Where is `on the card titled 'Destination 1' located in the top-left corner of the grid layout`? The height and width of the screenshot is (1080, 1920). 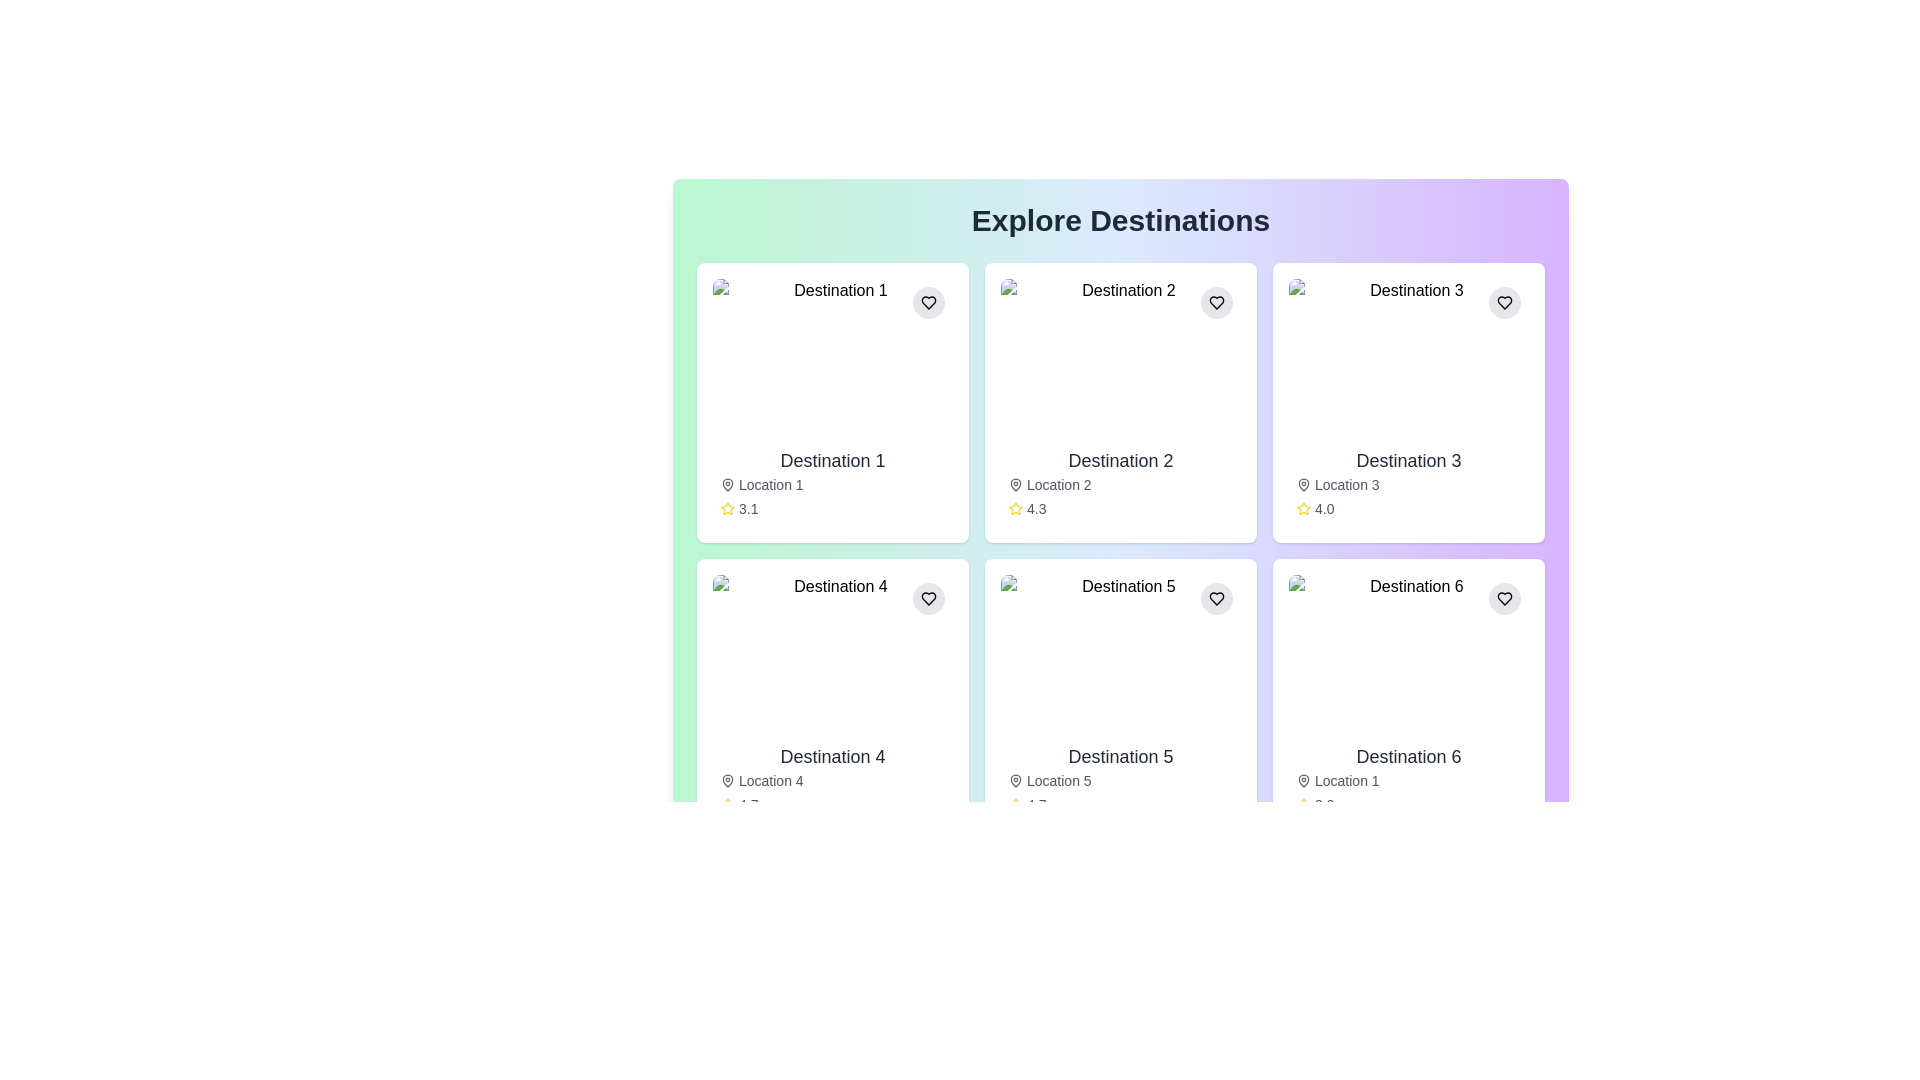 on the card titled 'Destination 1' located in the top-left corner of the grid layout is located at coordinates (833, 402).